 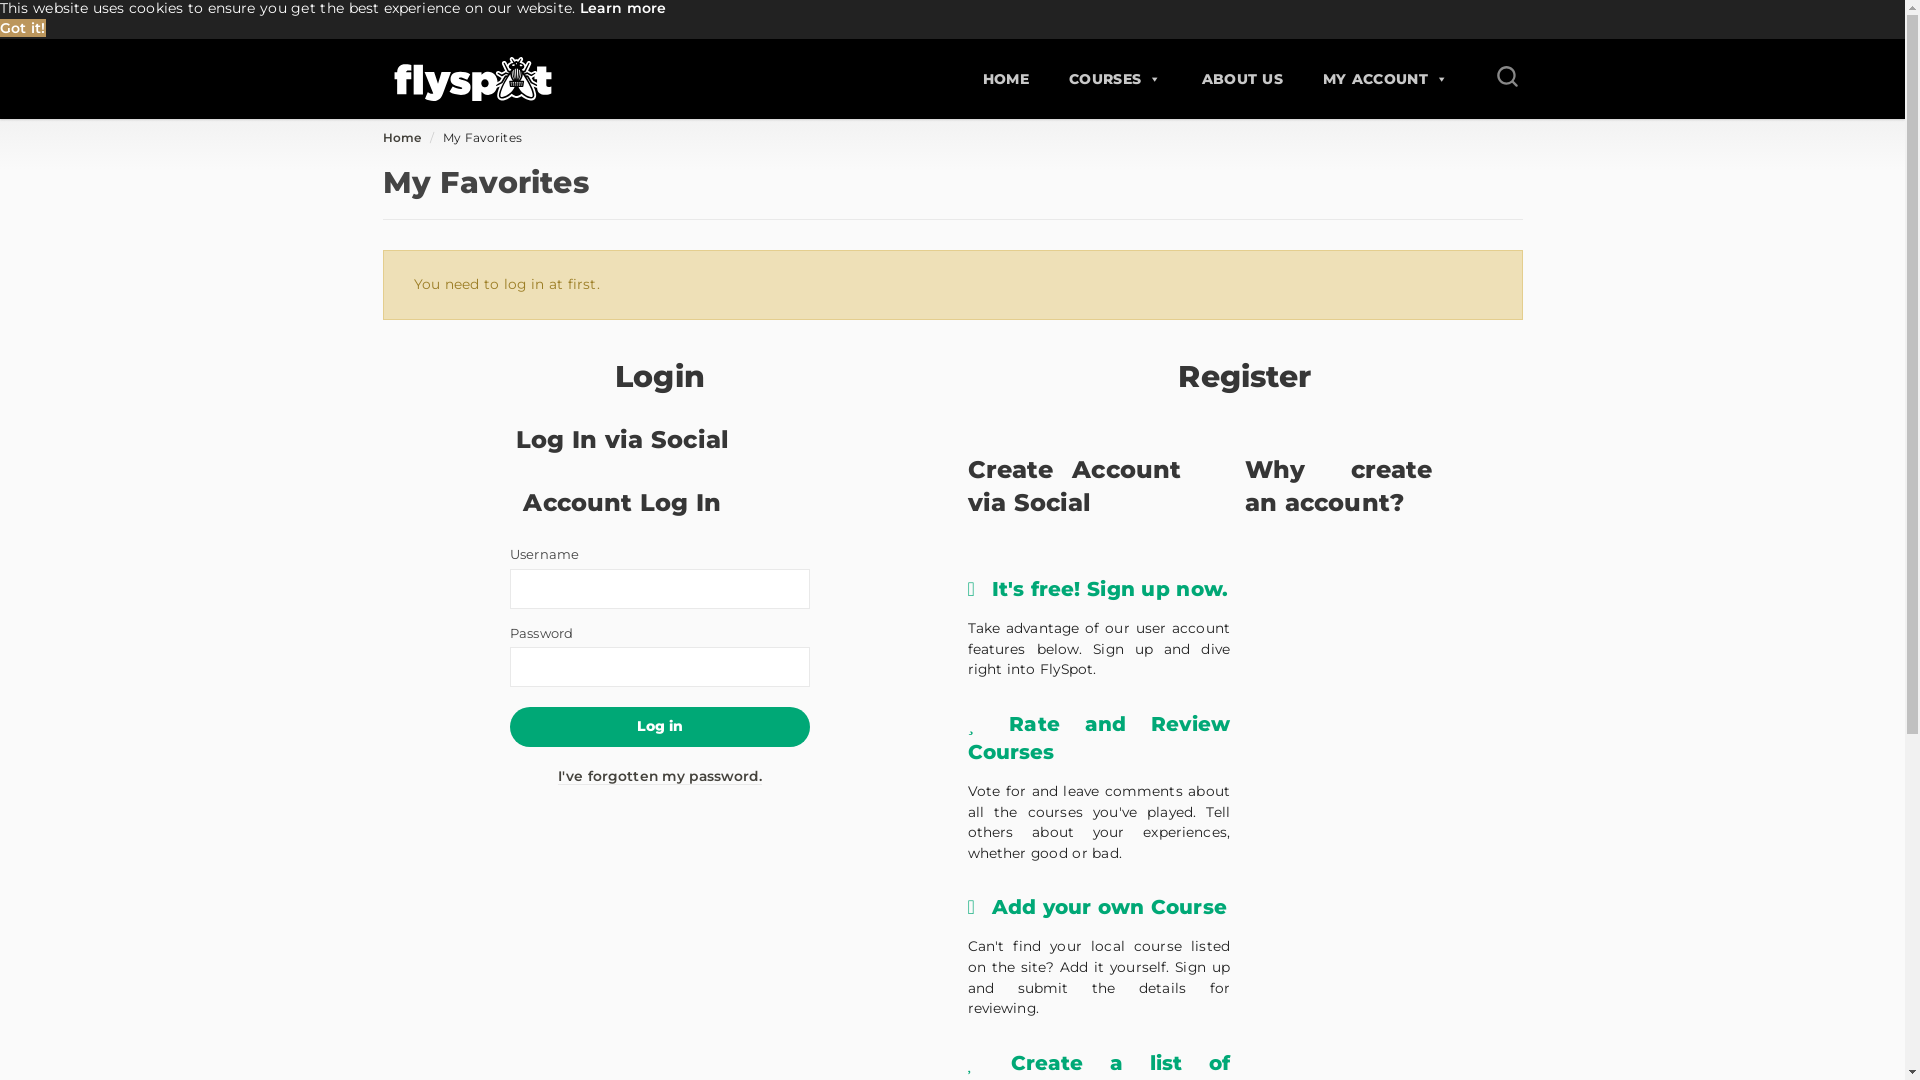 What do you see at coordinates (660, 726) in the screenshot?
I see `'Log in'` at bounding box center [660, 726].